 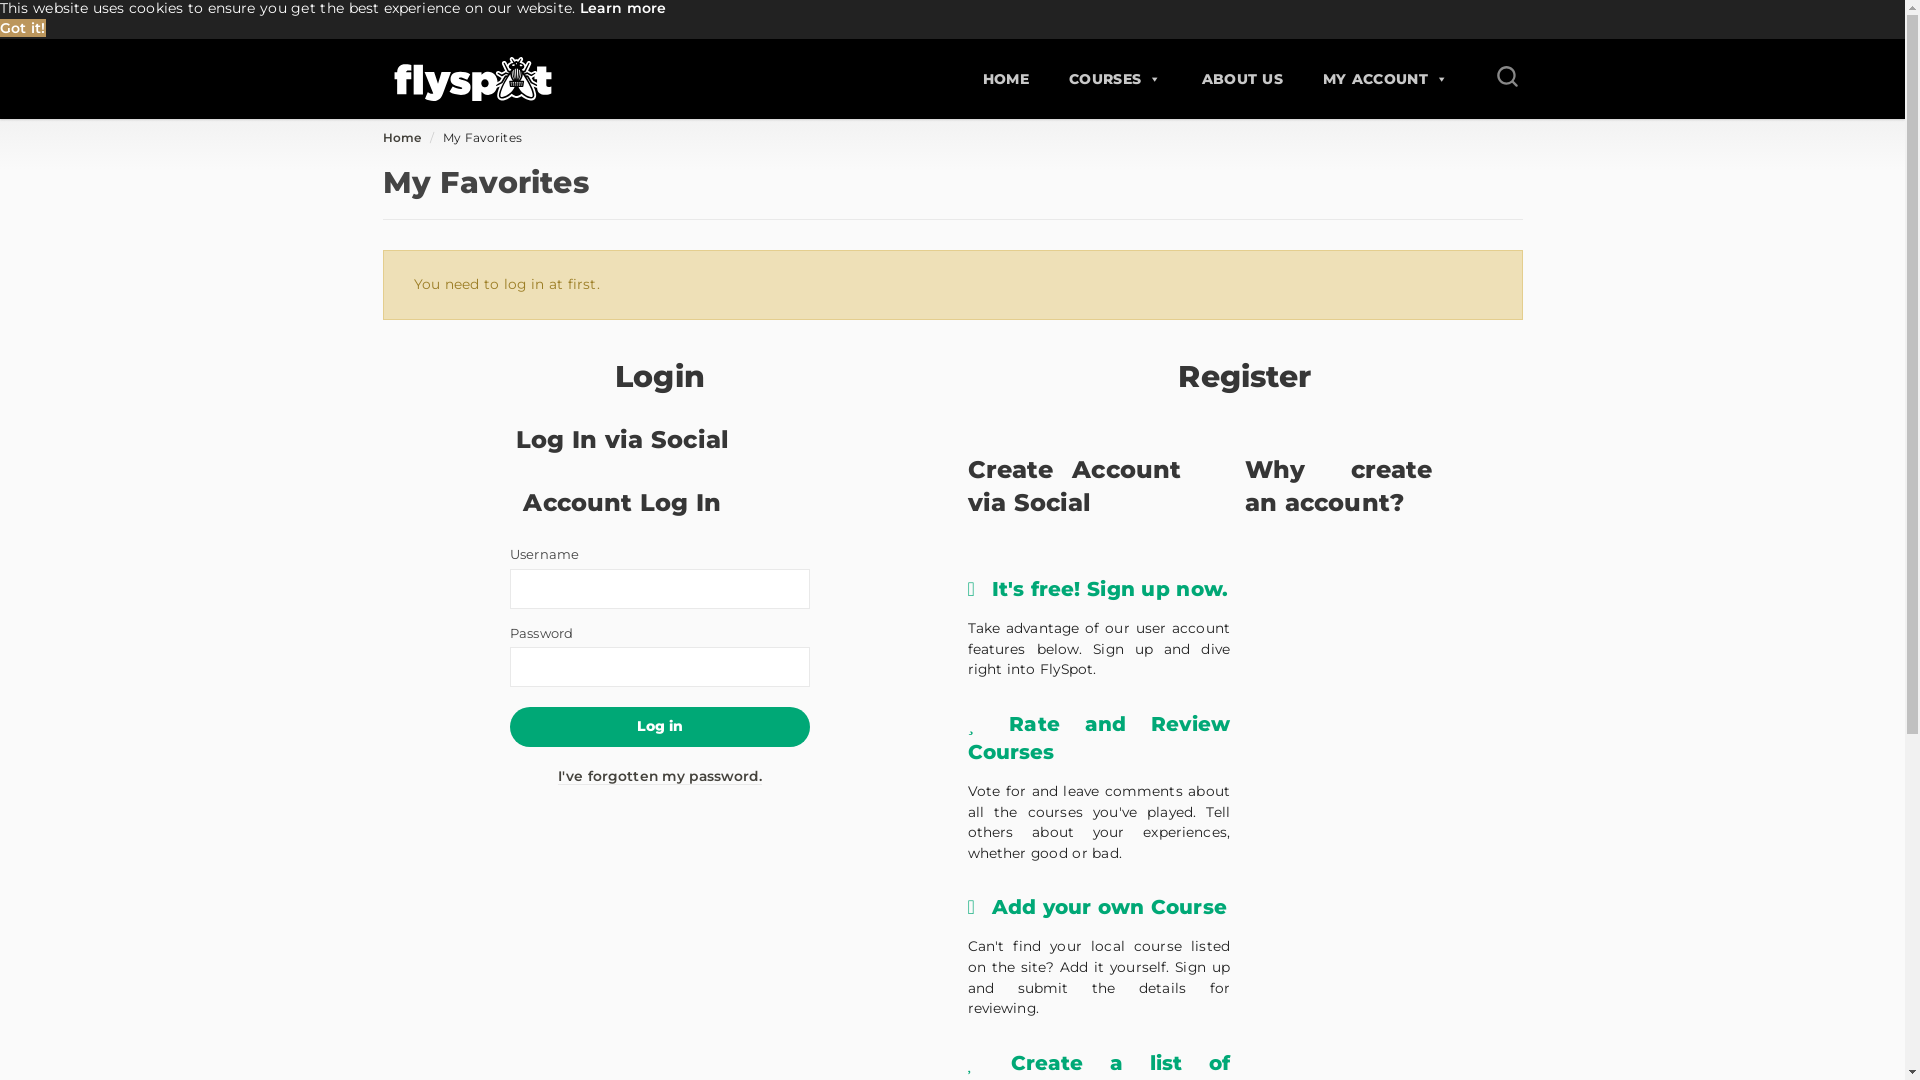 What do you see at coordinates (660, 726) in the screenshot?
I see `'Log in'` at bounding box center [660, 726].